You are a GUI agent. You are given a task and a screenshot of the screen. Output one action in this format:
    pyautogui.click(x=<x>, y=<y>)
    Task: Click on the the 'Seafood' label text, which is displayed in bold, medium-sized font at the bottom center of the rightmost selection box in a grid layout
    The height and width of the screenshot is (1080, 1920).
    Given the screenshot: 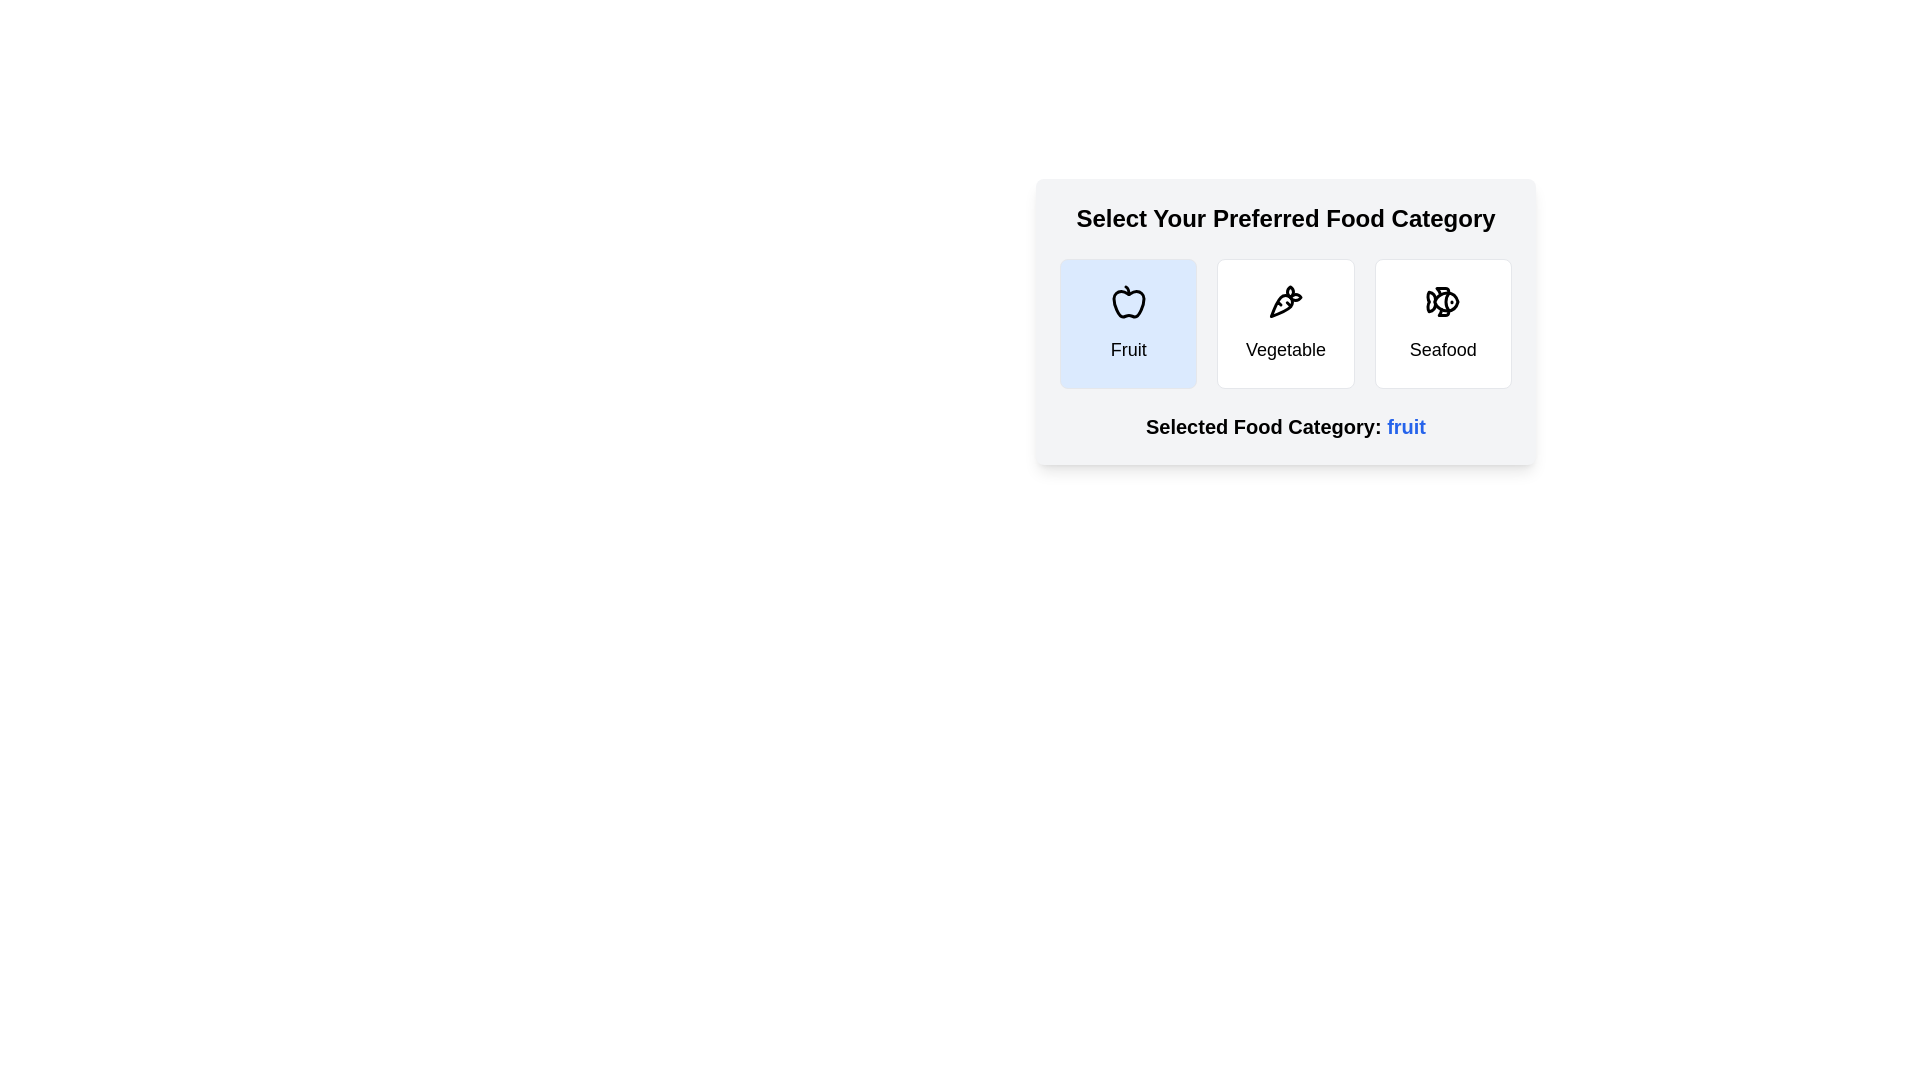 What is the action you would take?
    pyautogui.click(x=1443, y=349)
    